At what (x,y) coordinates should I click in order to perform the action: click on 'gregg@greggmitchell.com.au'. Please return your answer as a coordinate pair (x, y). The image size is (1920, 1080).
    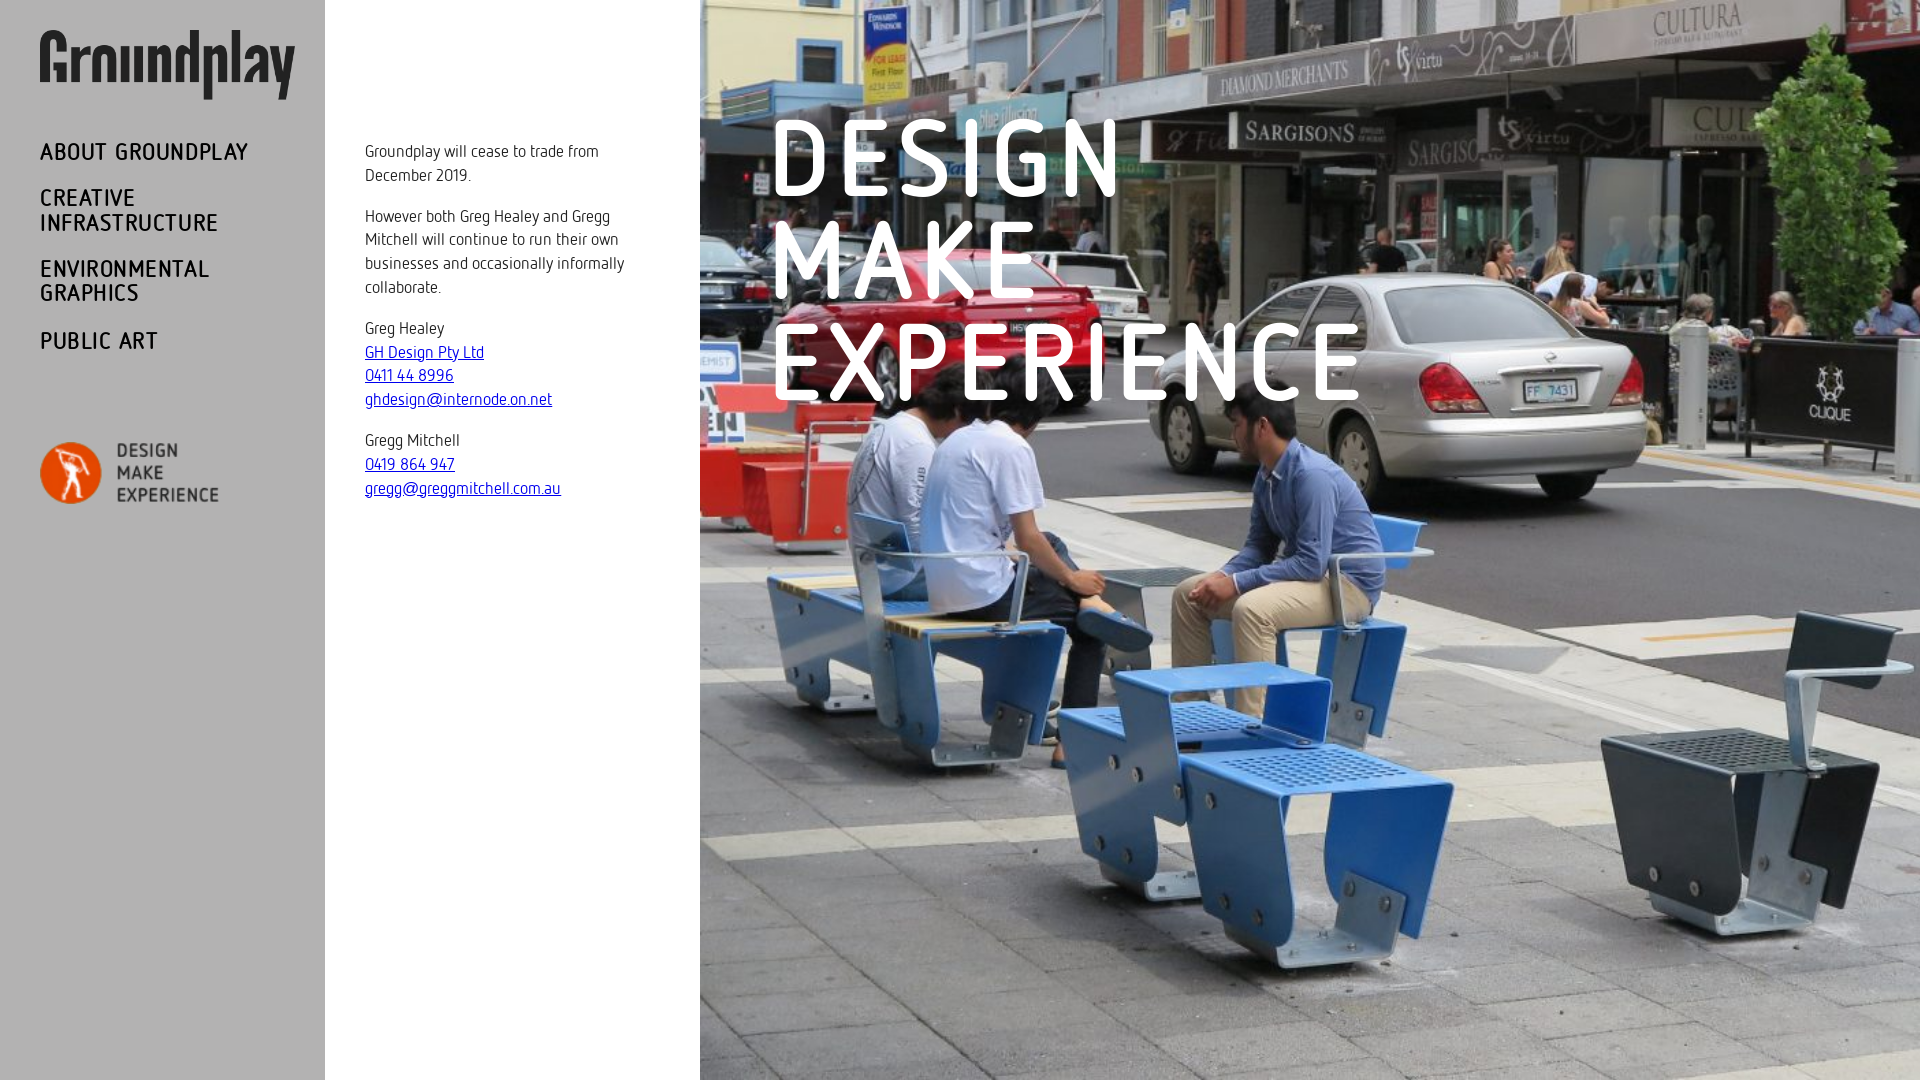
    Looking at the image, I should click on (461, 488).